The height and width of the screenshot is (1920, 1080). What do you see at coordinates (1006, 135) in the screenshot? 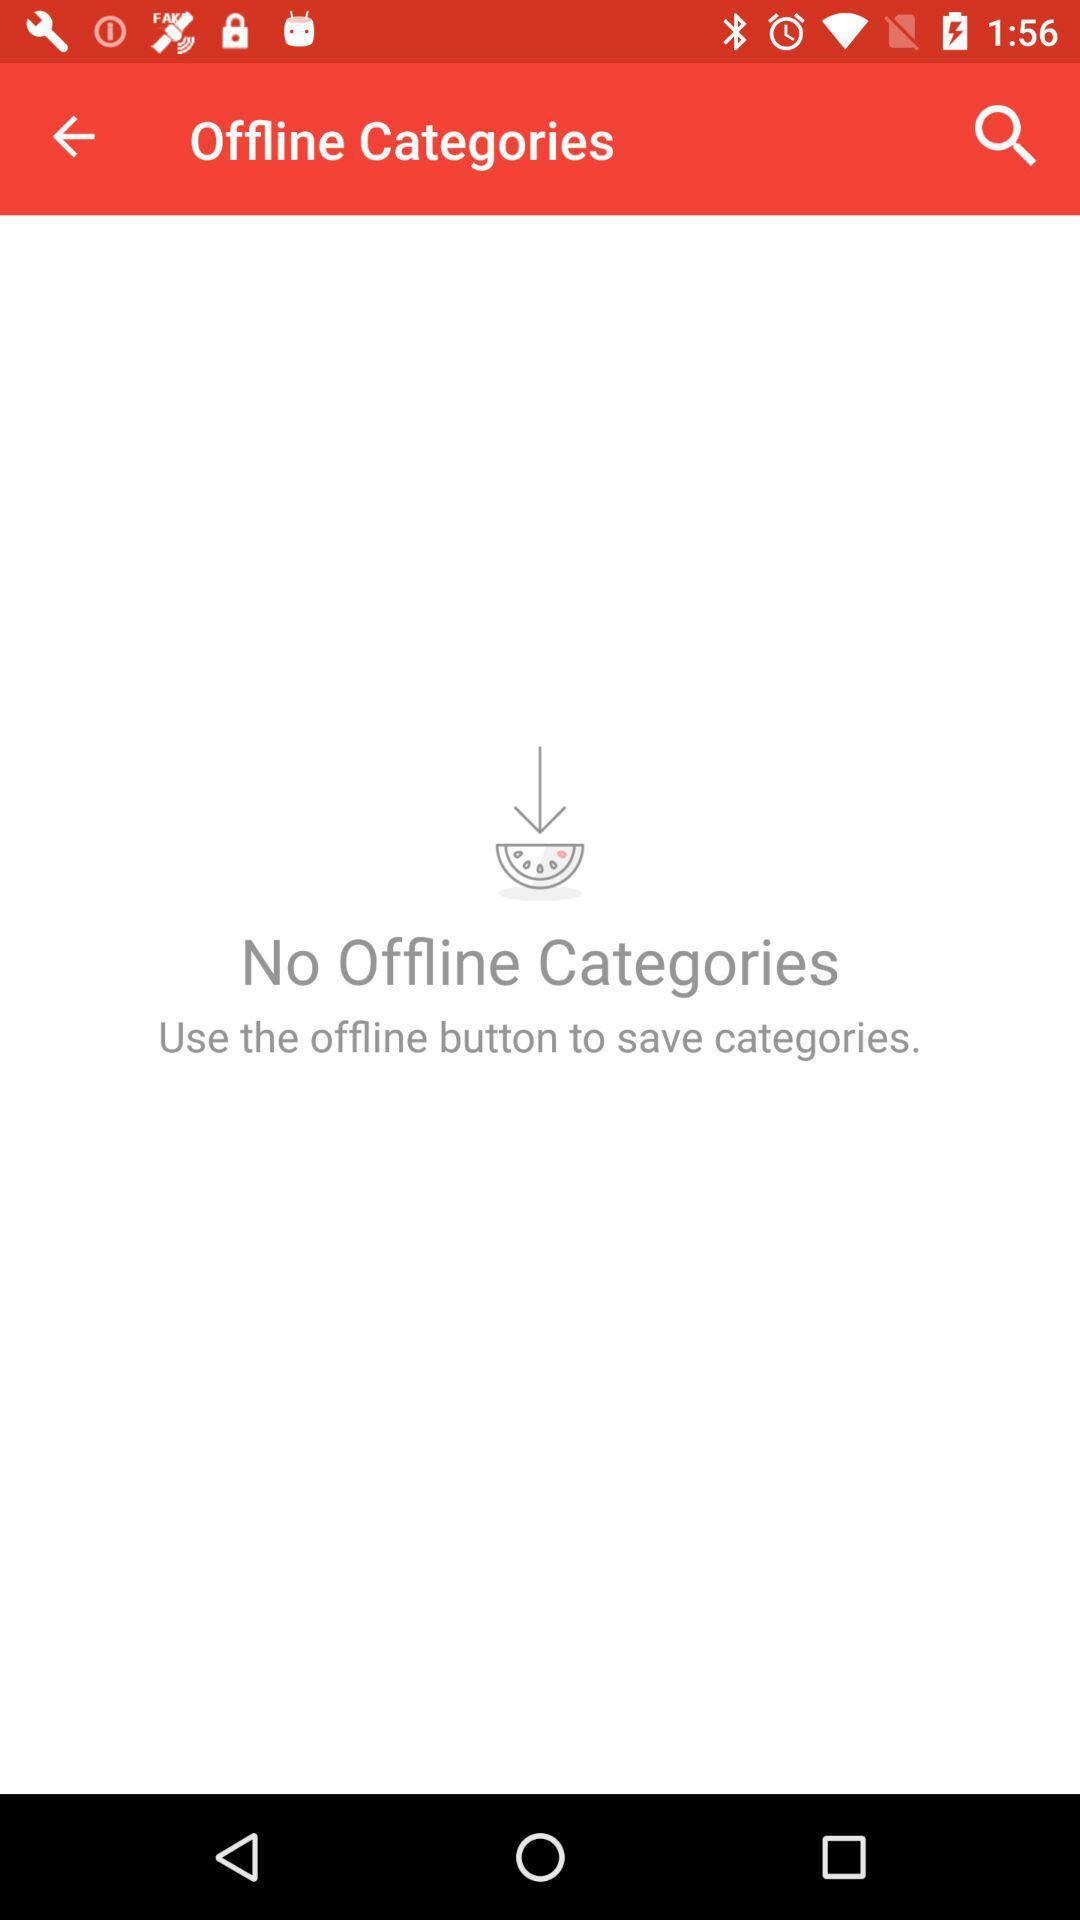
I see `the icon at the top right corner` at bounding box center [1006, 135].